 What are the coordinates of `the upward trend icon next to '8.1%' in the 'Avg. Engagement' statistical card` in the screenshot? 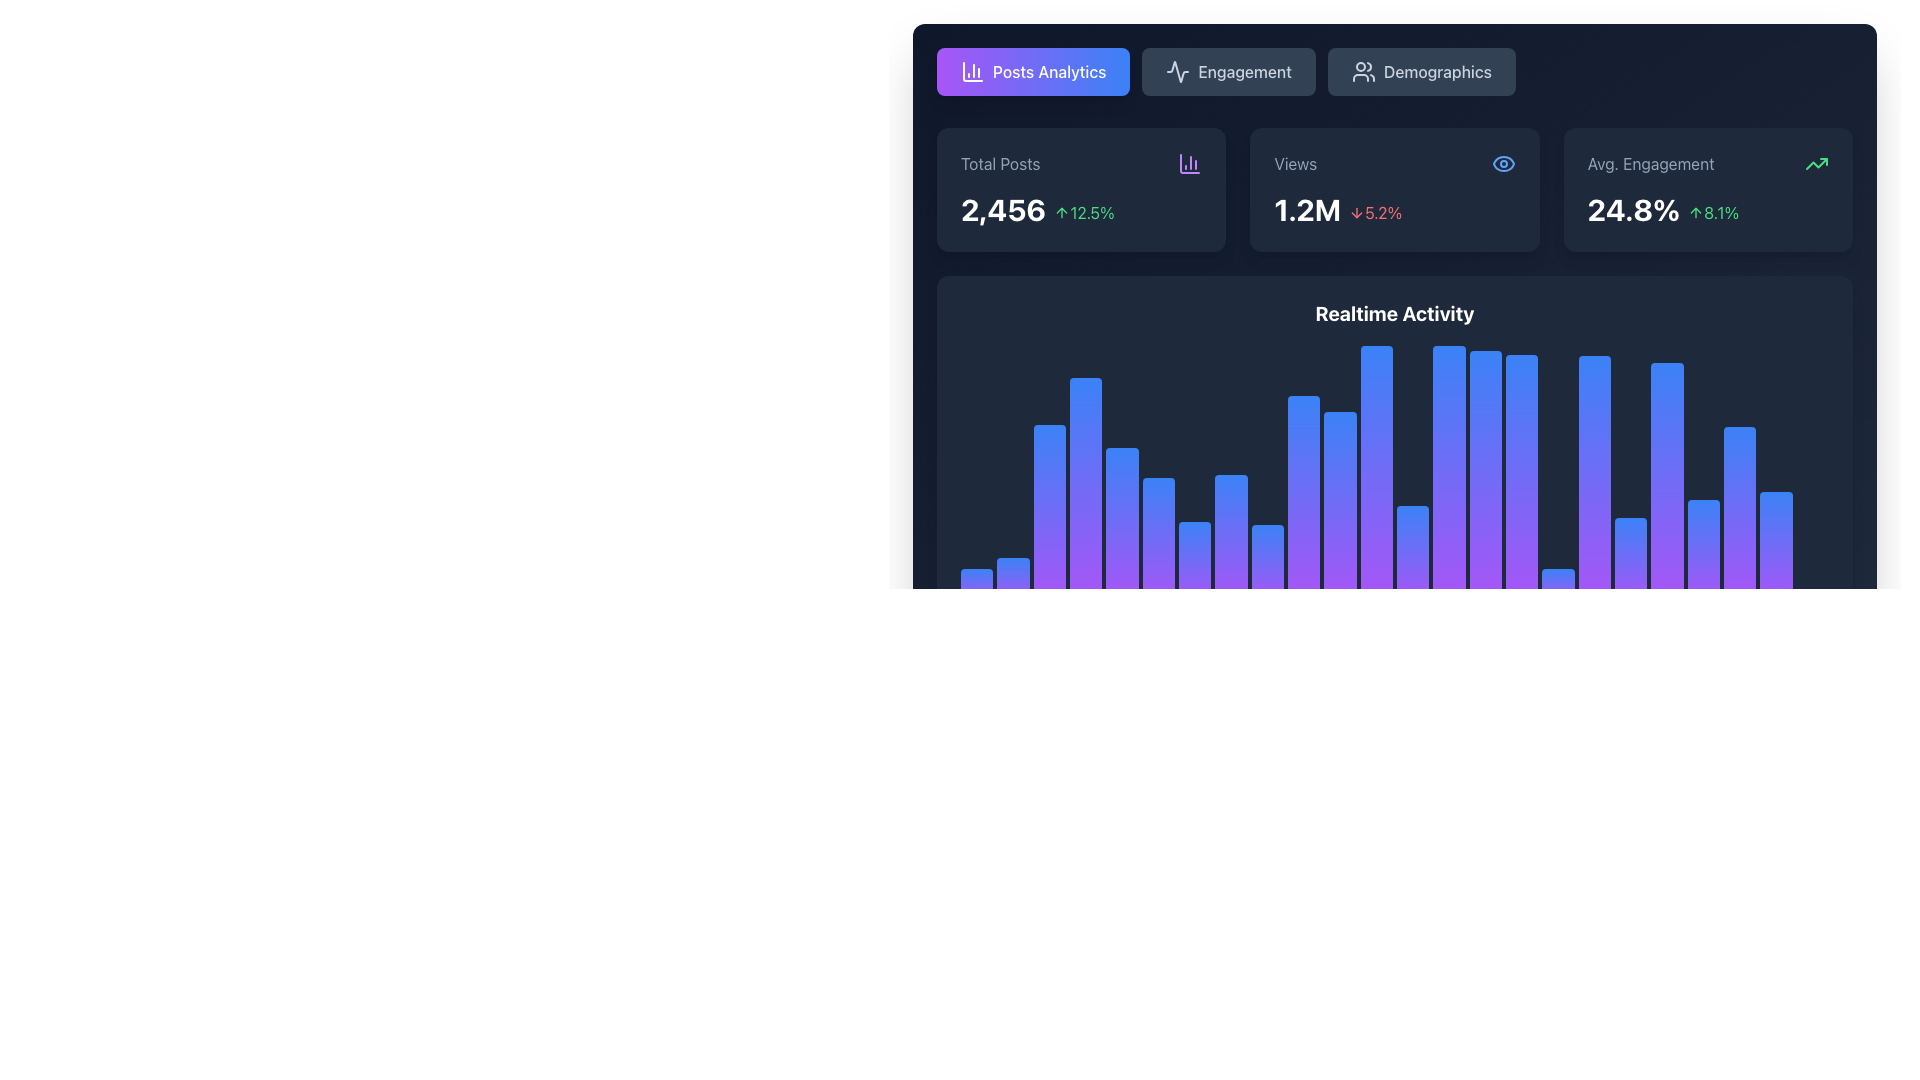 It's located at (1695, 212).